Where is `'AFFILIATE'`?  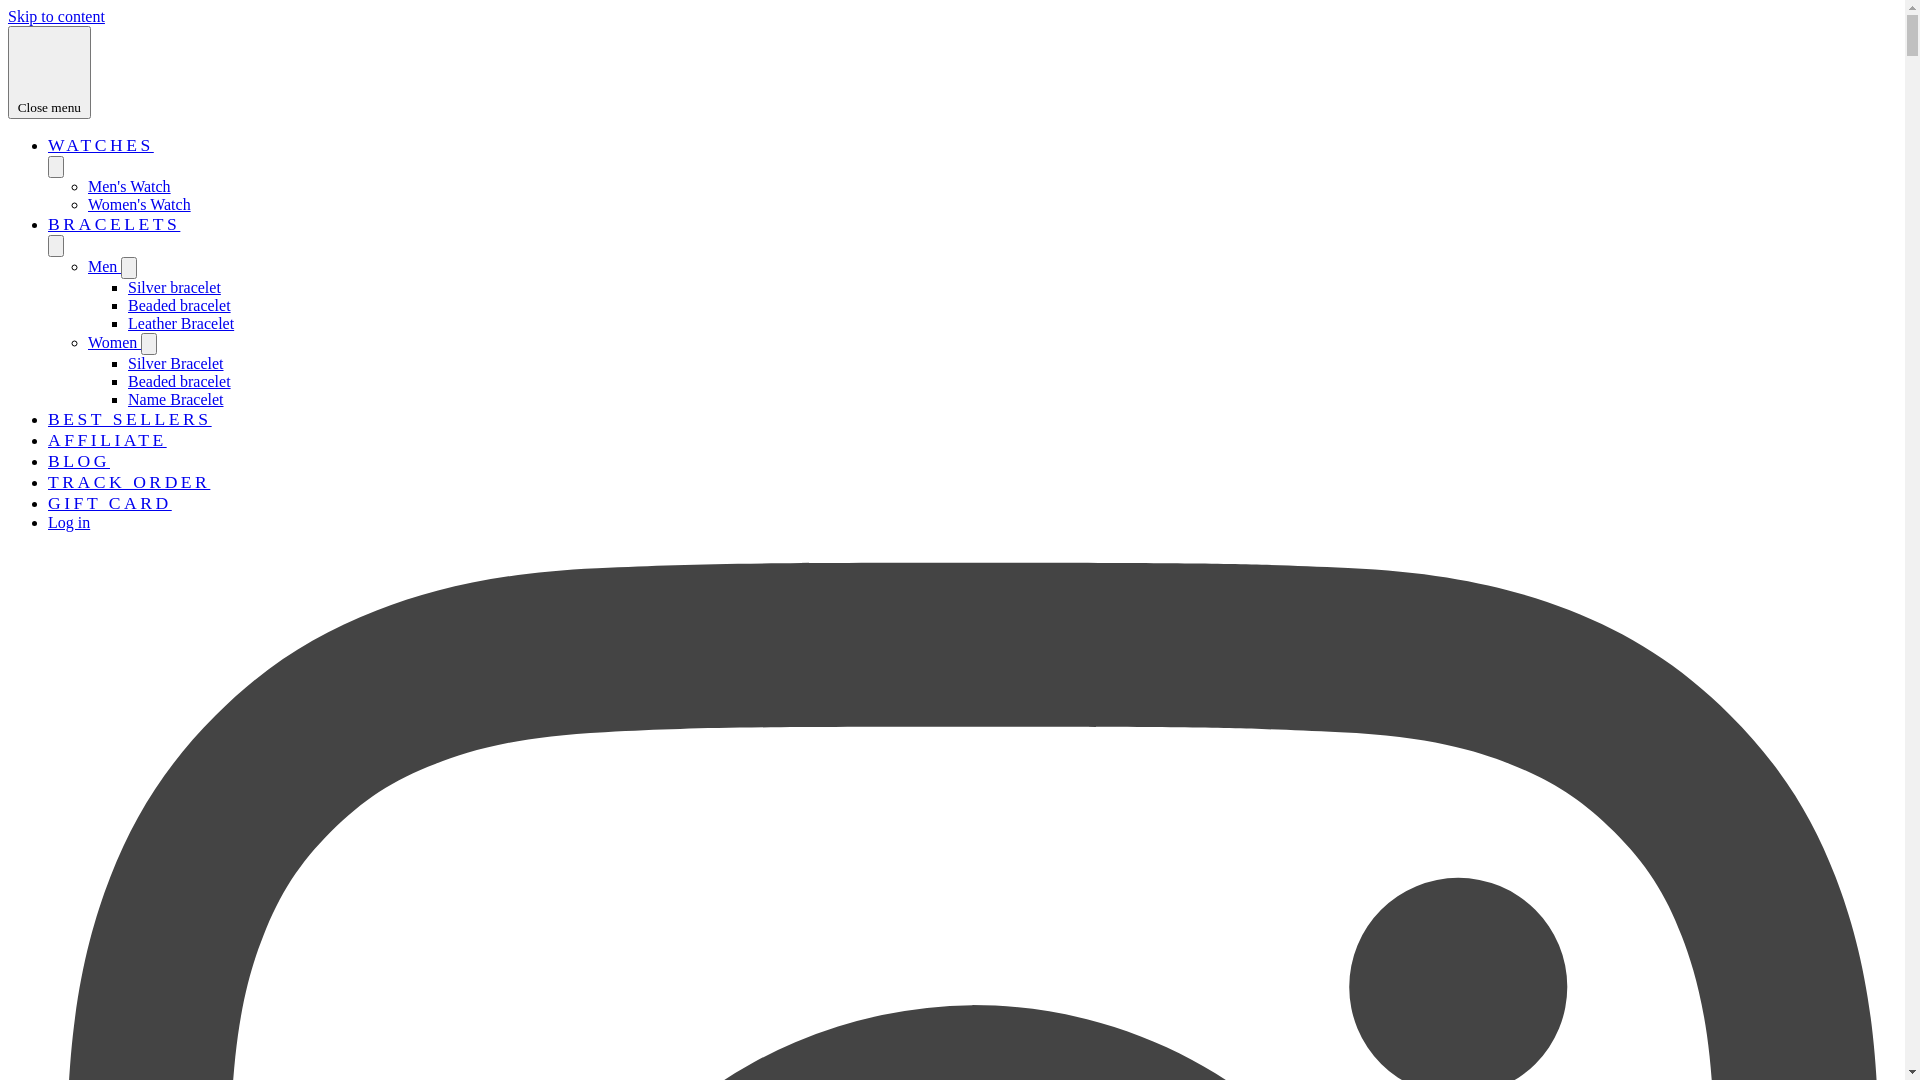 'AFFILIATE' is located at coordinates (106, 438).